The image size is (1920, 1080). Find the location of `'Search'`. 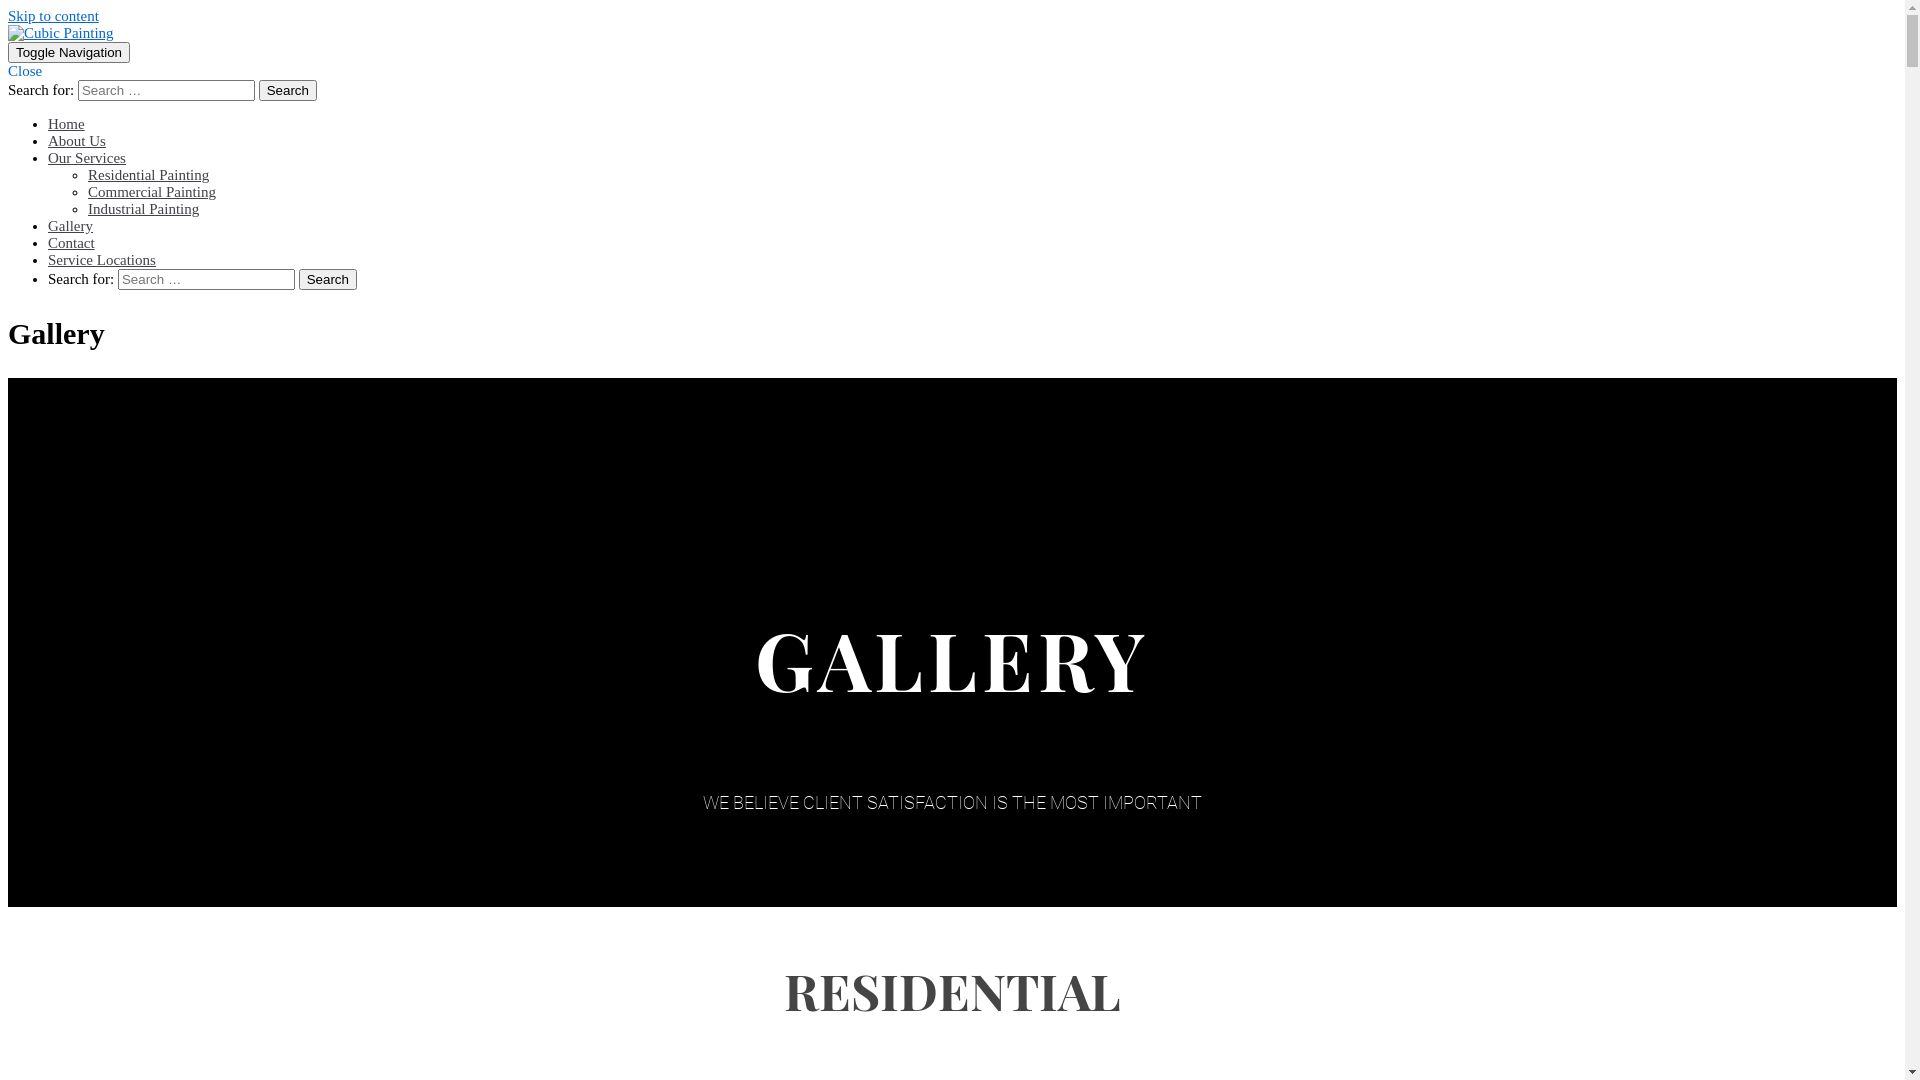

'Search' is located at coordinates (327, 279).